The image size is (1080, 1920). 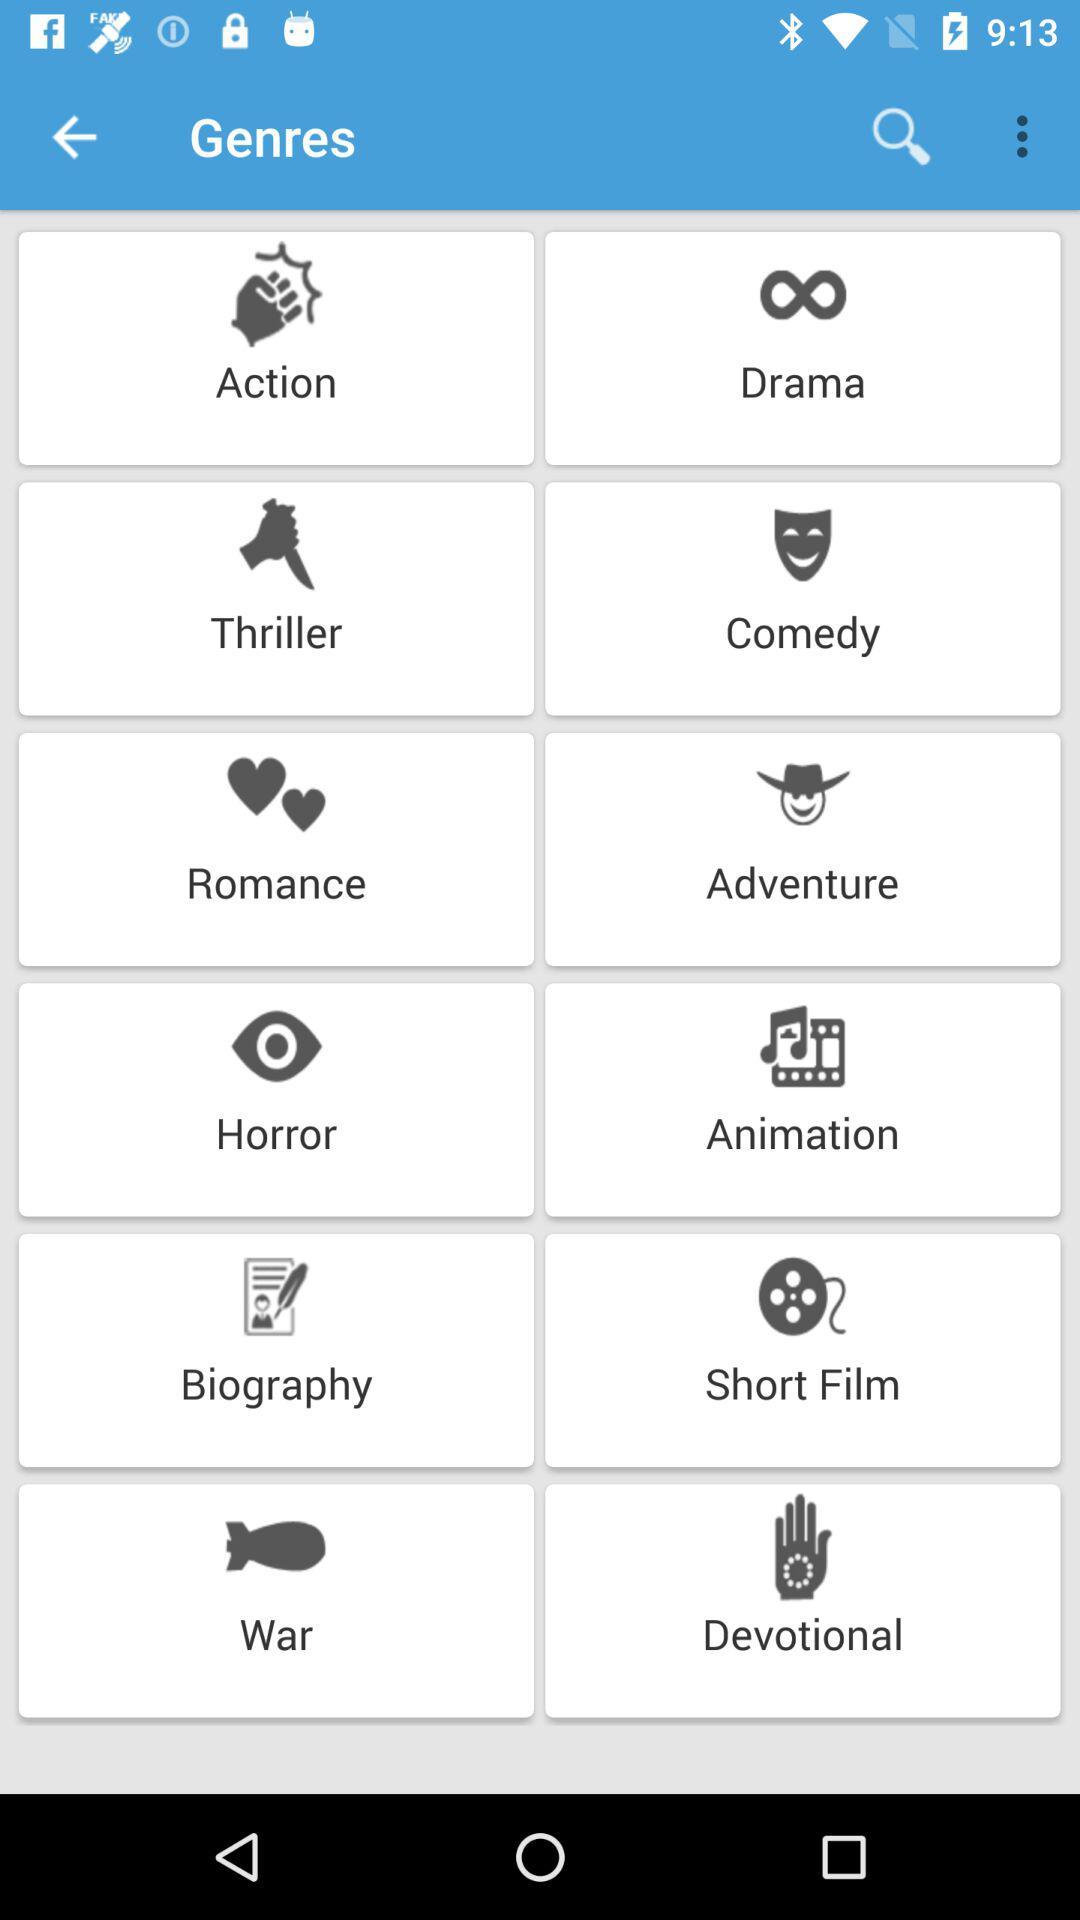 I want to click on the icon next to genres  icon, so click(x=72, y=135).